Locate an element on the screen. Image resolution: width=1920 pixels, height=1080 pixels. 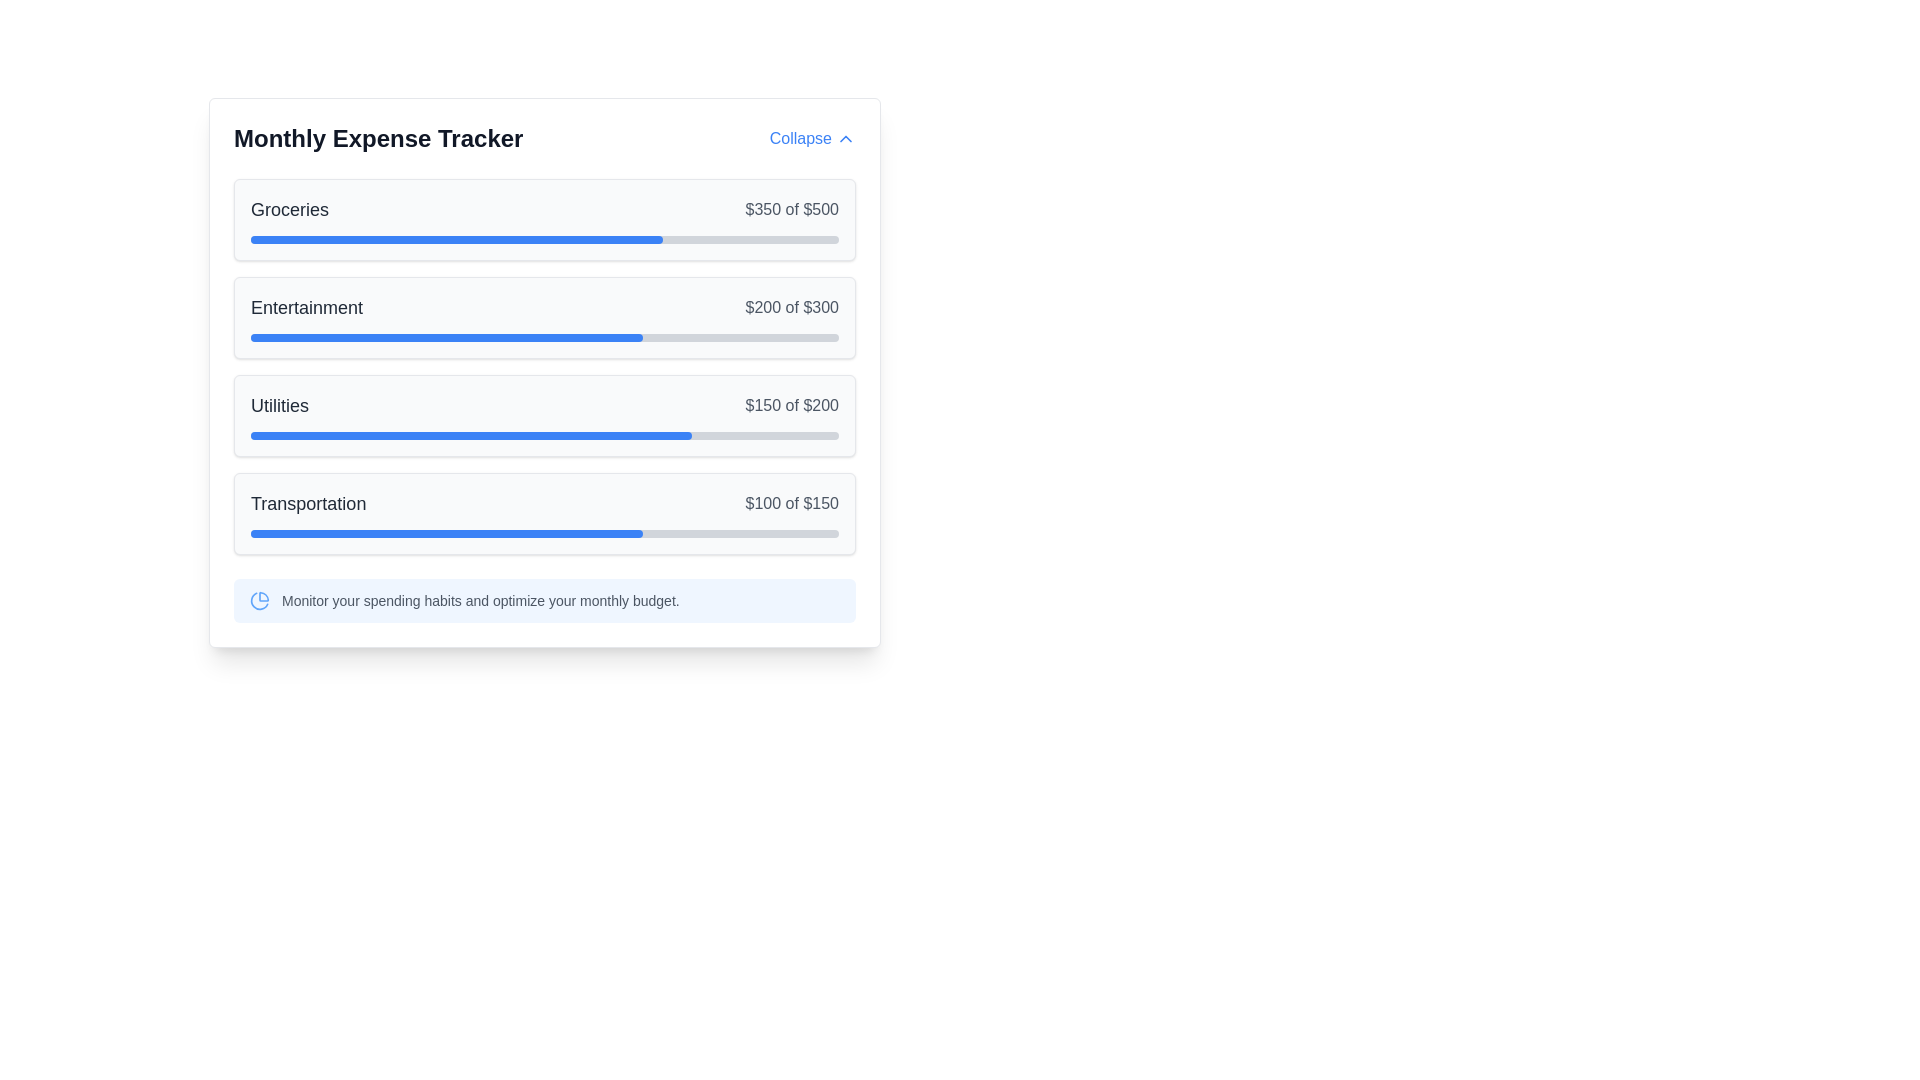
the first horizontal progress bar in the 'Groceries' section, which has a gray background and a blue portion indicating approximately 70% progress is located at coordinates (545, 238).